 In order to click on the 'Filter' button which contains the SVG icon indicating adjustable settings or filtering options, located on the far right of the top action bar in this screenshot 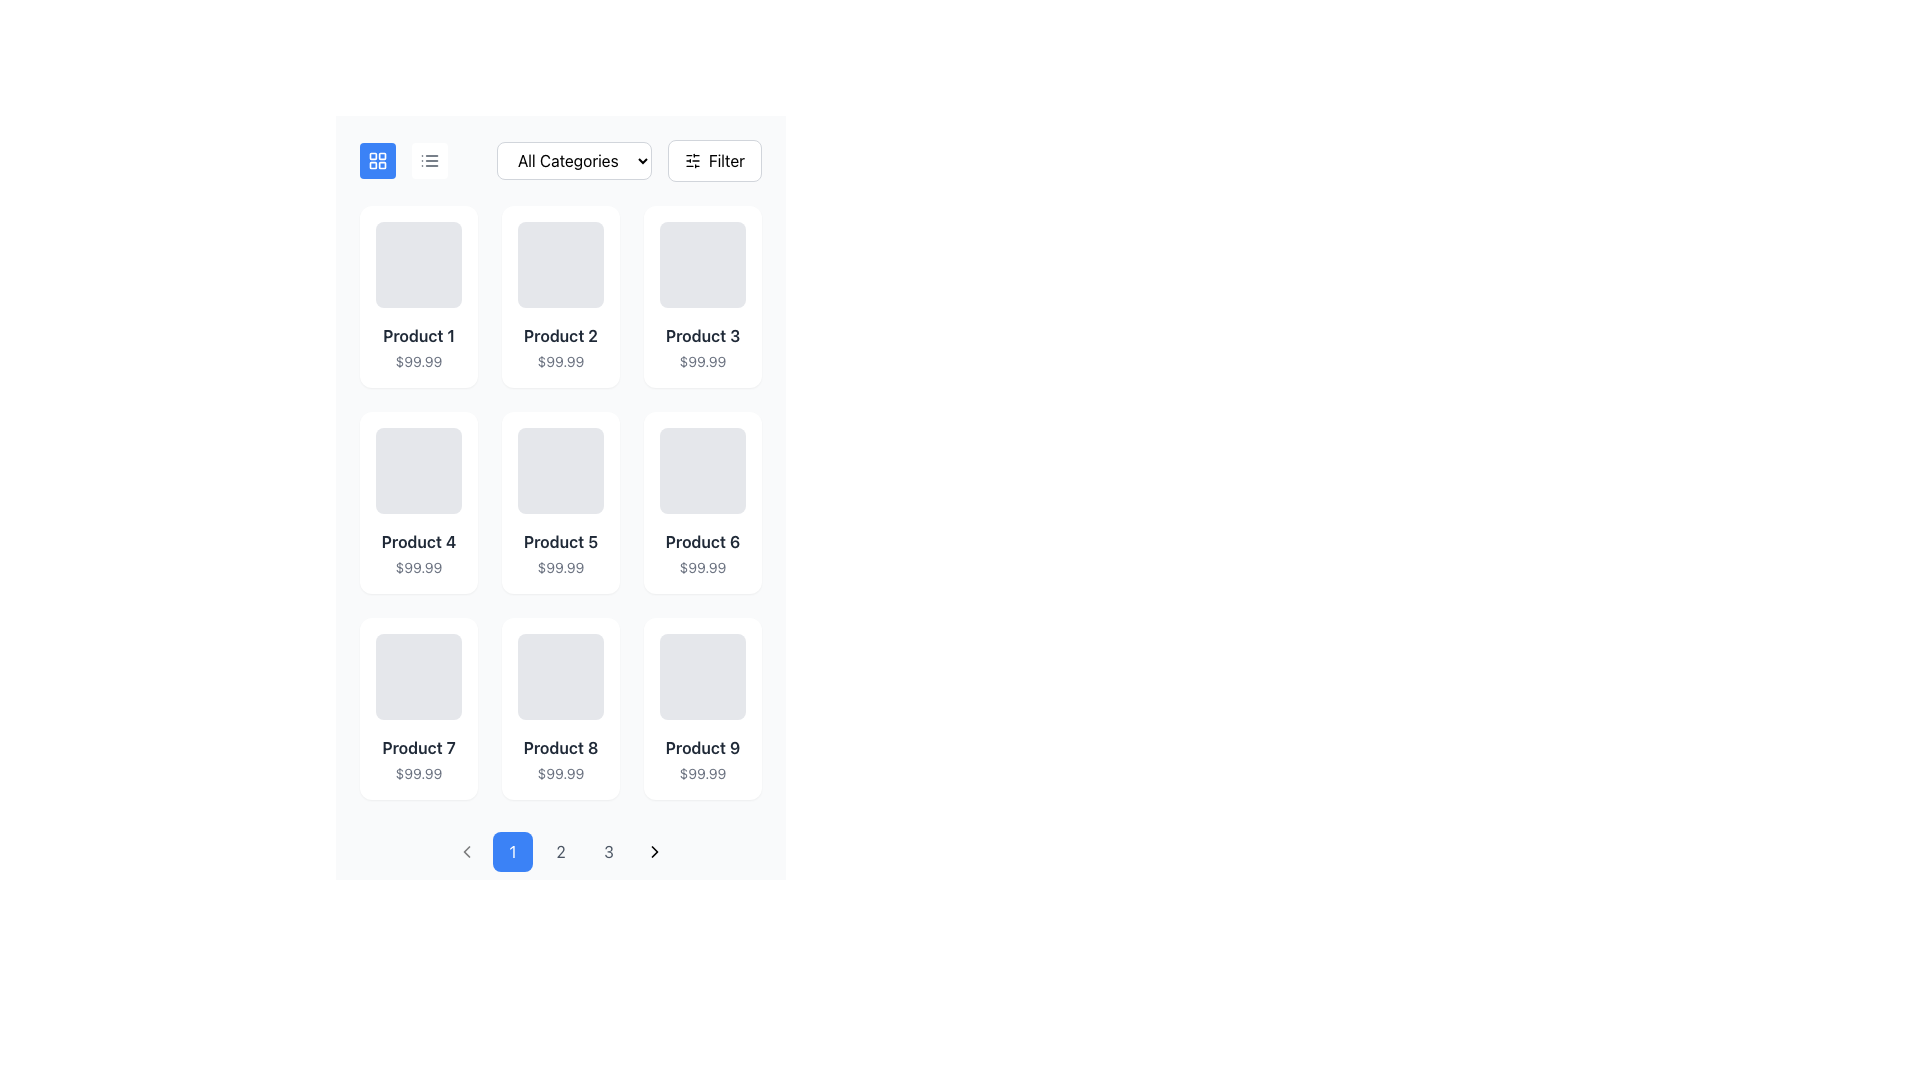, I will do `click(692, 160)`.